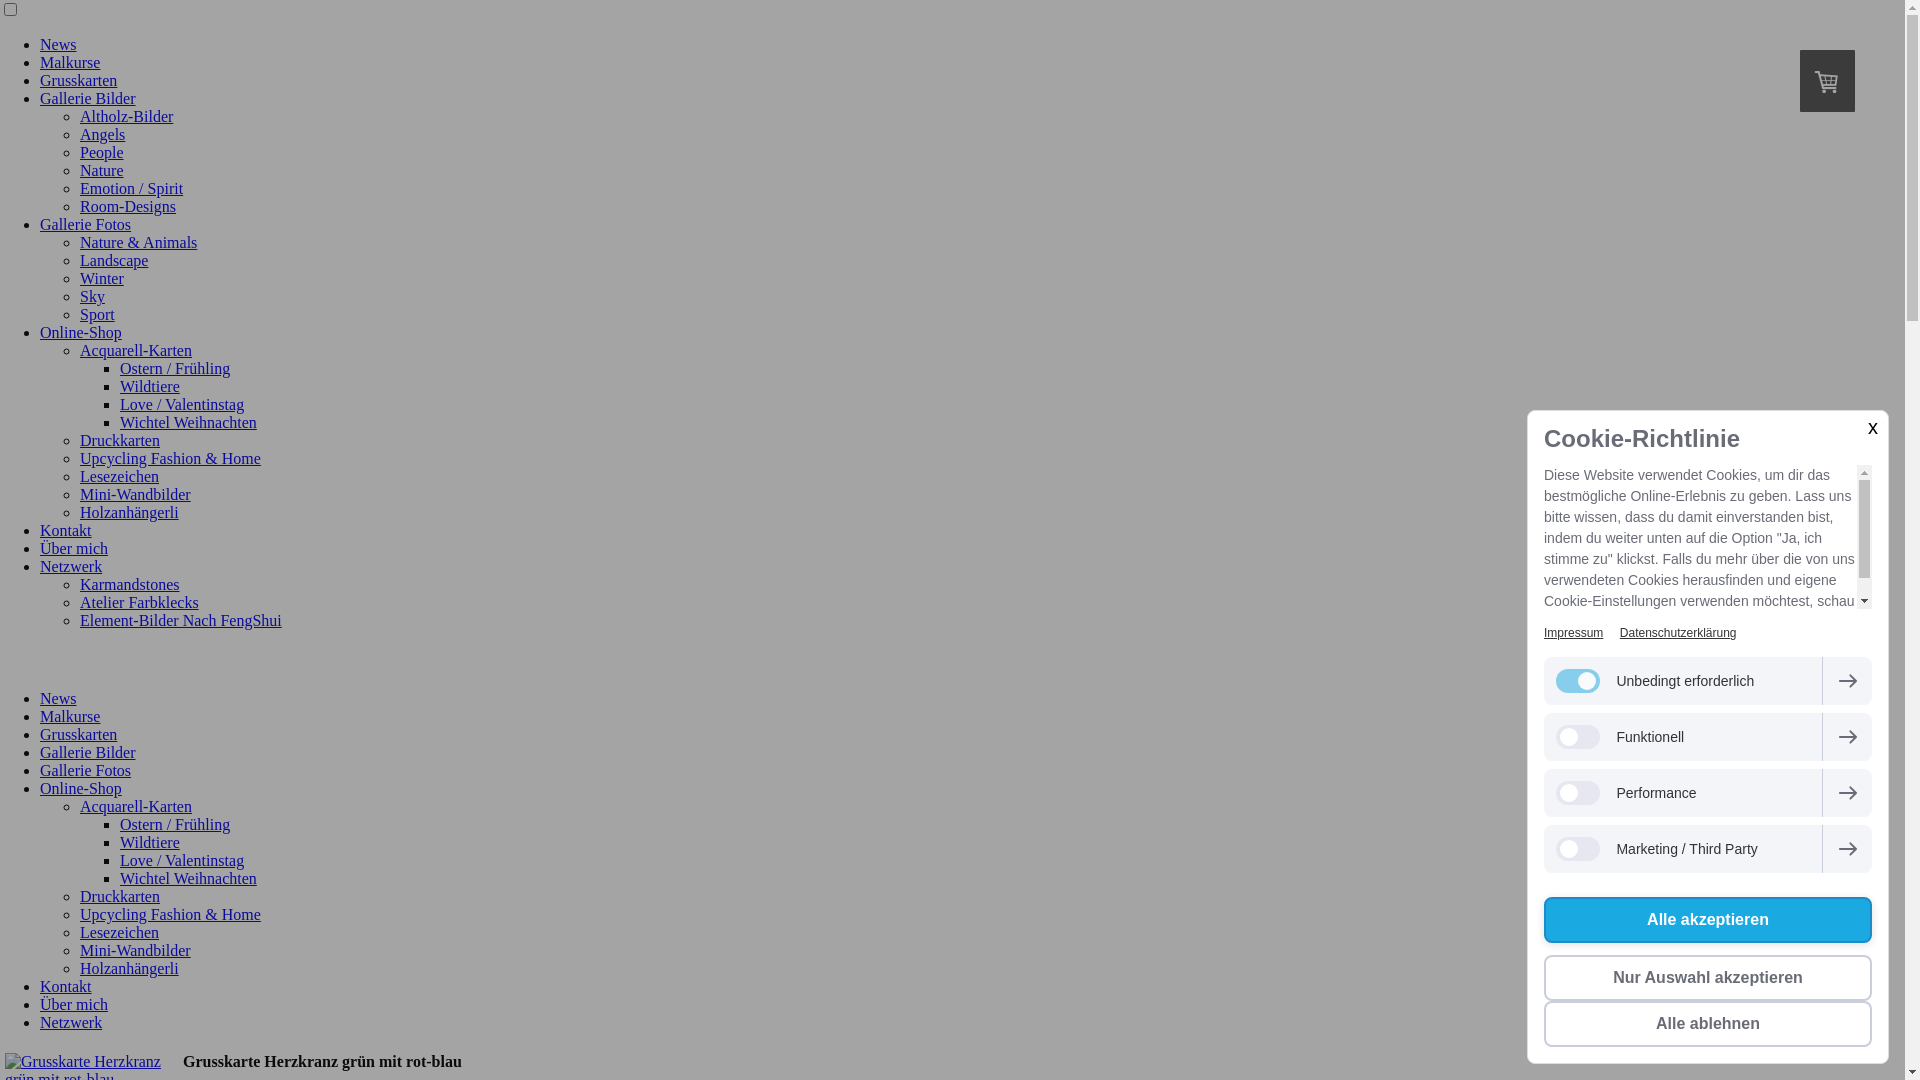 The width and height of the screenshot is (1920, 1080). Describe the element at coordinates (134, 349) in the screenshot. I see `'Acquarell-Karten'` at that location.